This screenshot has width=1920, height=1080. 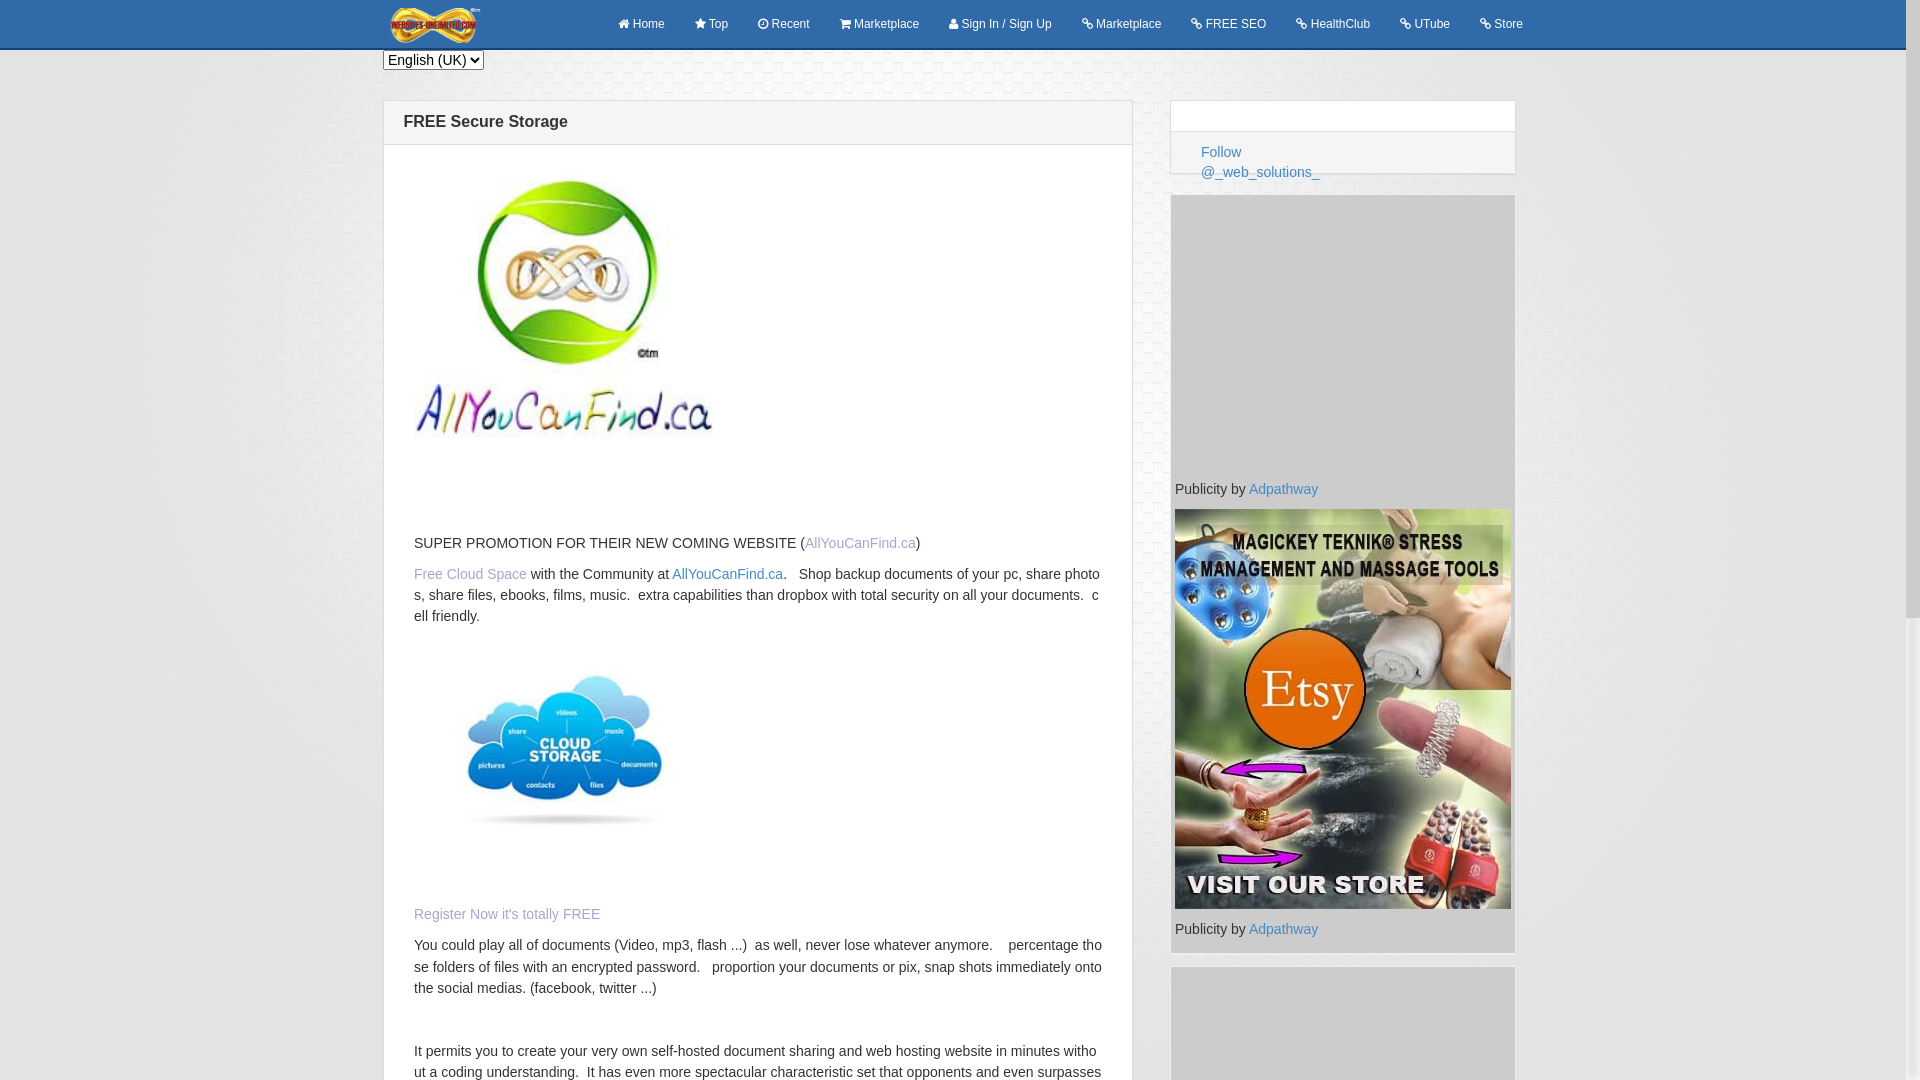 I want to click on 'Adpathway', so click(x=1247, y=489).